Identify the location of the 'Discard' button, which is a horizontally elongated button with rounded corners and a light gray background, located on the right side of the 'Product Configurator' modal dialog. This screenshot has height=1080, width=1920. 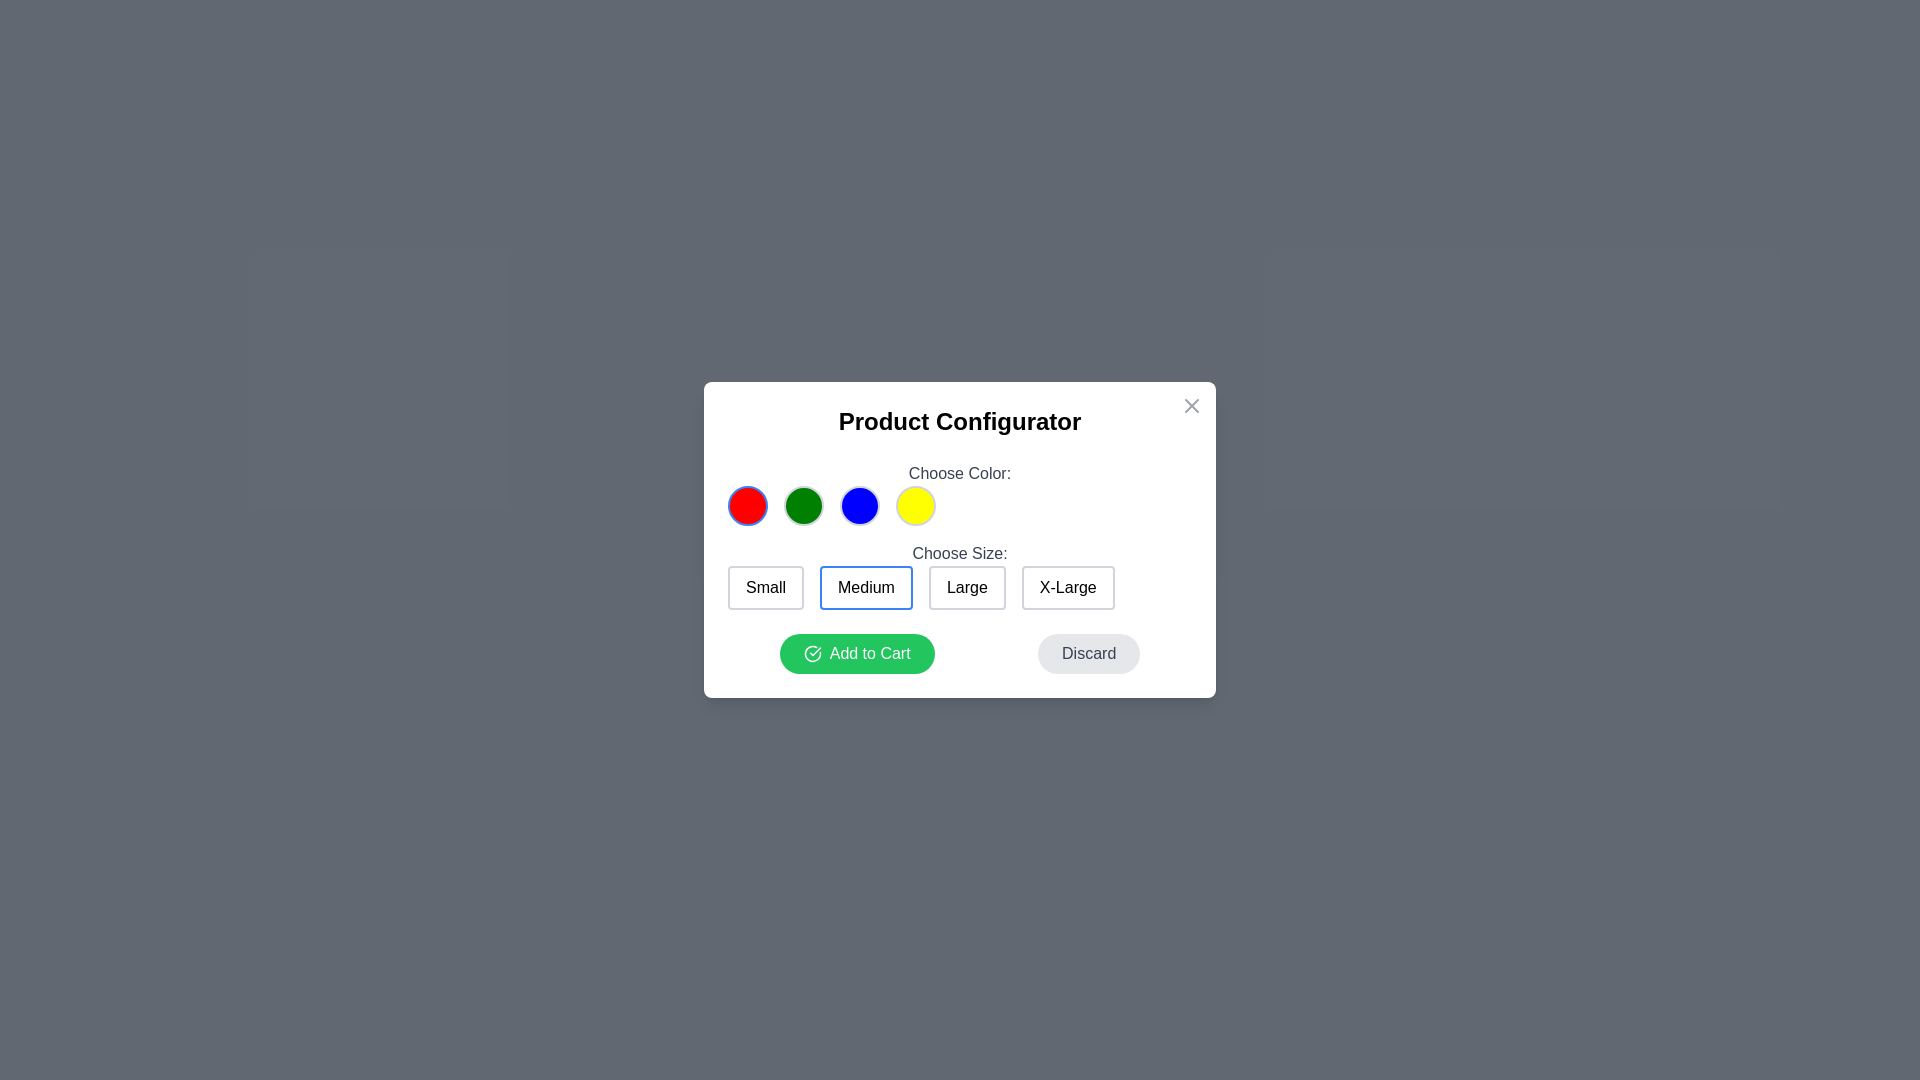
(1088, 654).